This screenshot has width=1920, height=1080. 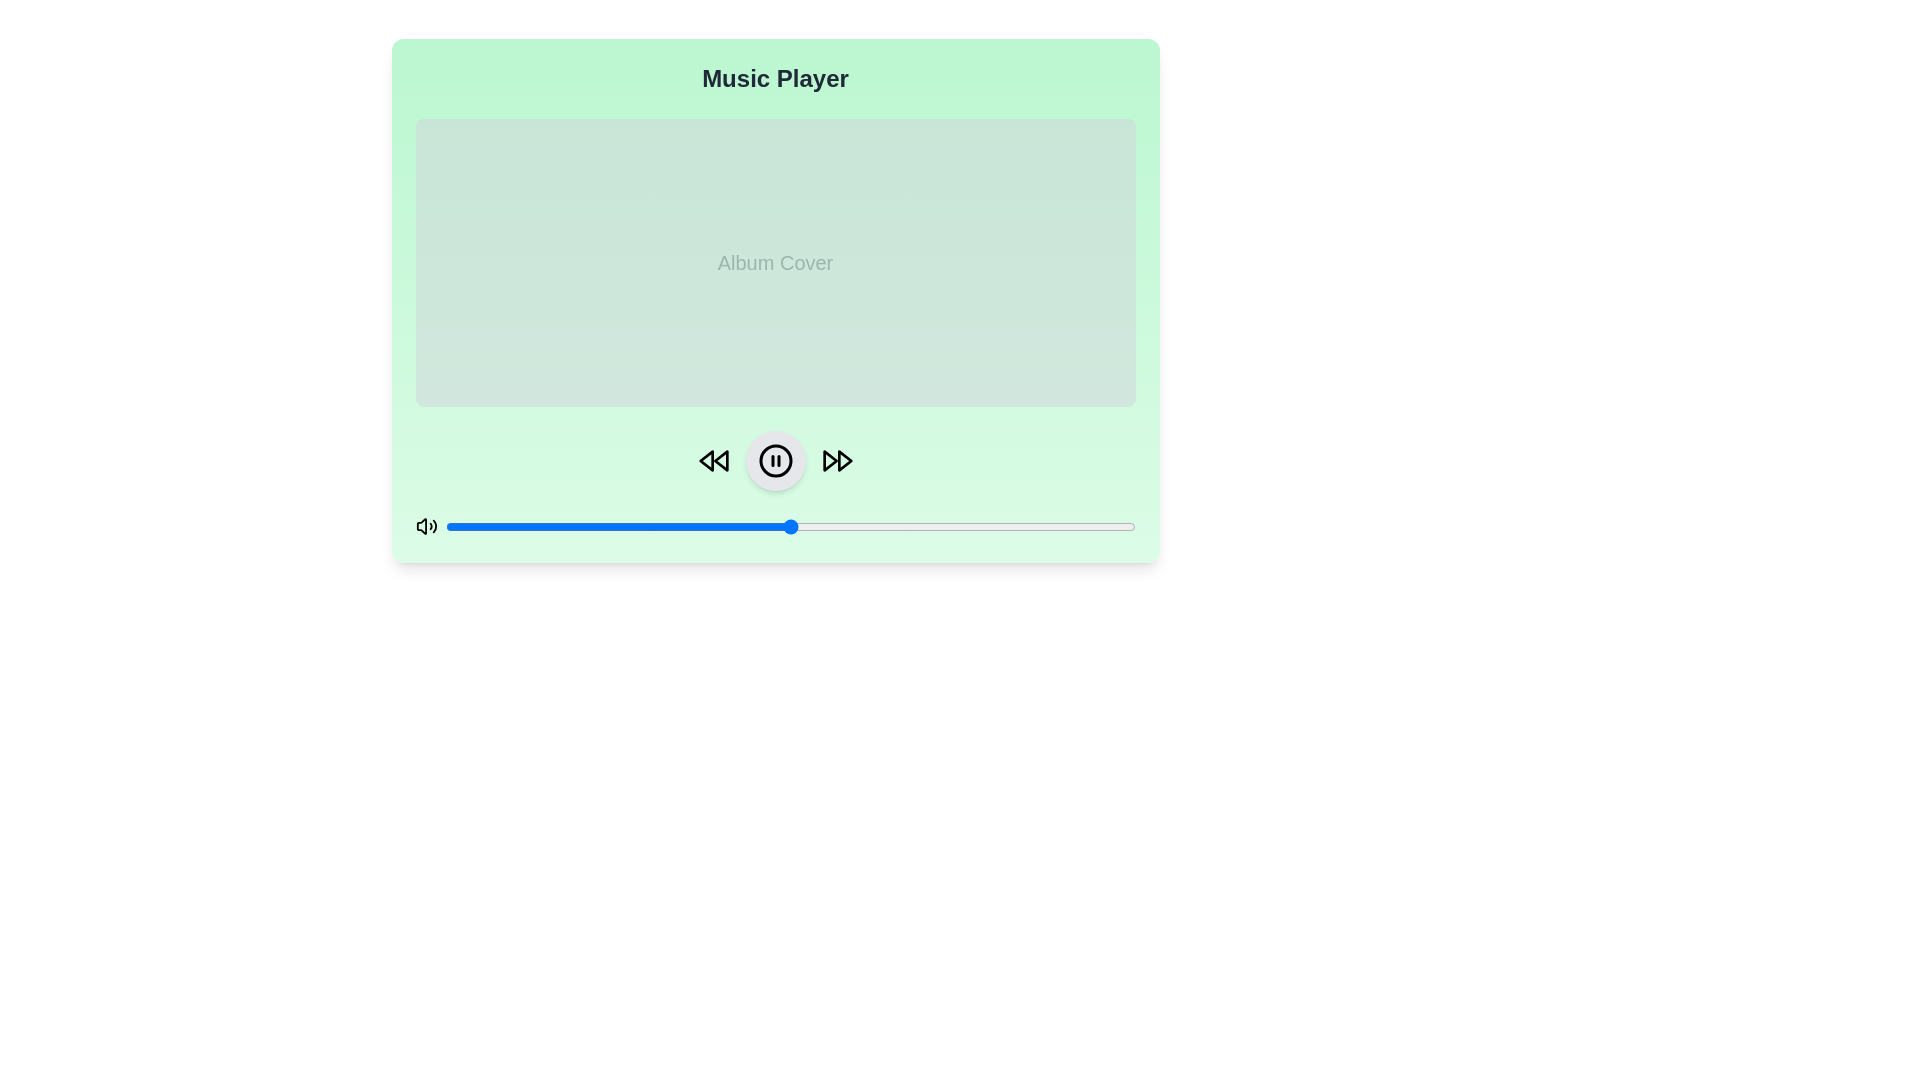 I want to click on the leftward-facing triangular arrow button associated with the rewind function in the music player interface, so click(x=705, y=461).